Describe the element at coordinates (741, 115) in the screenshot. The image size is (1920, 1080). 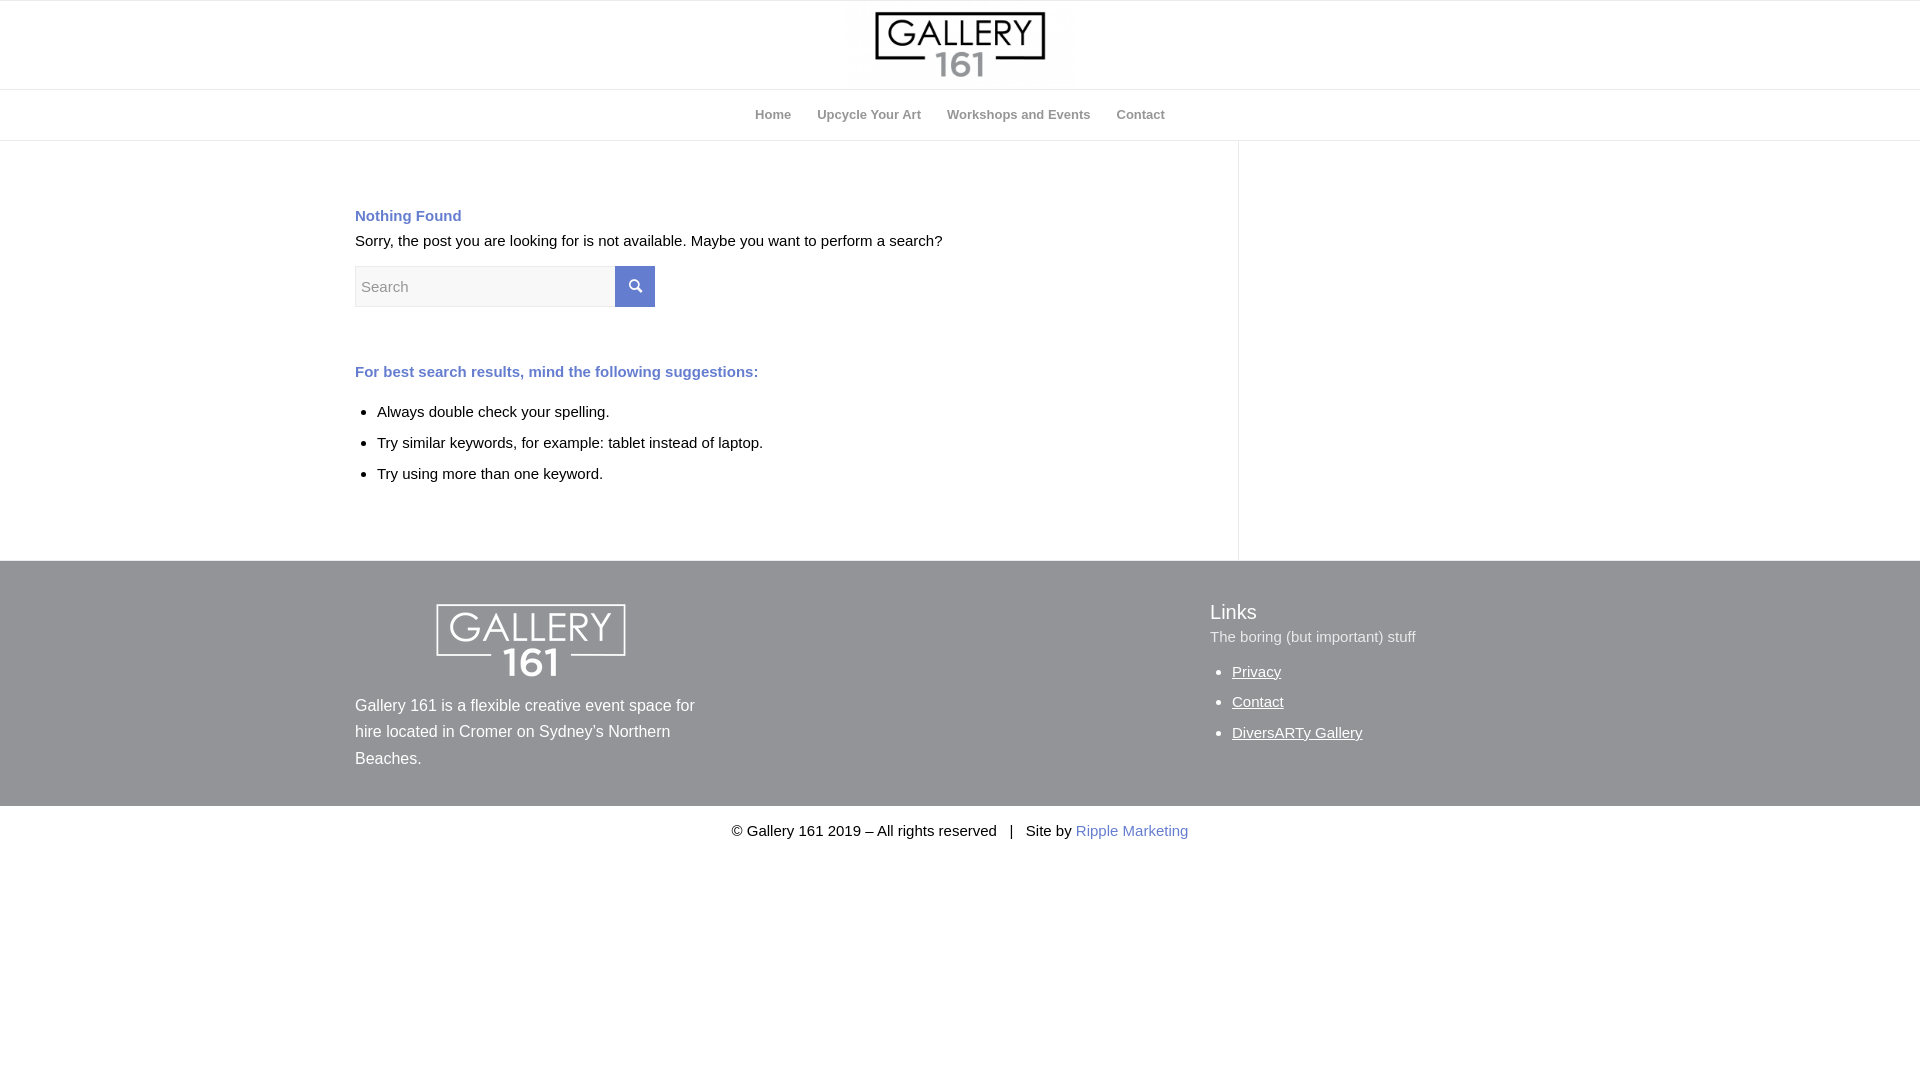
I see `'Home'` at that location.